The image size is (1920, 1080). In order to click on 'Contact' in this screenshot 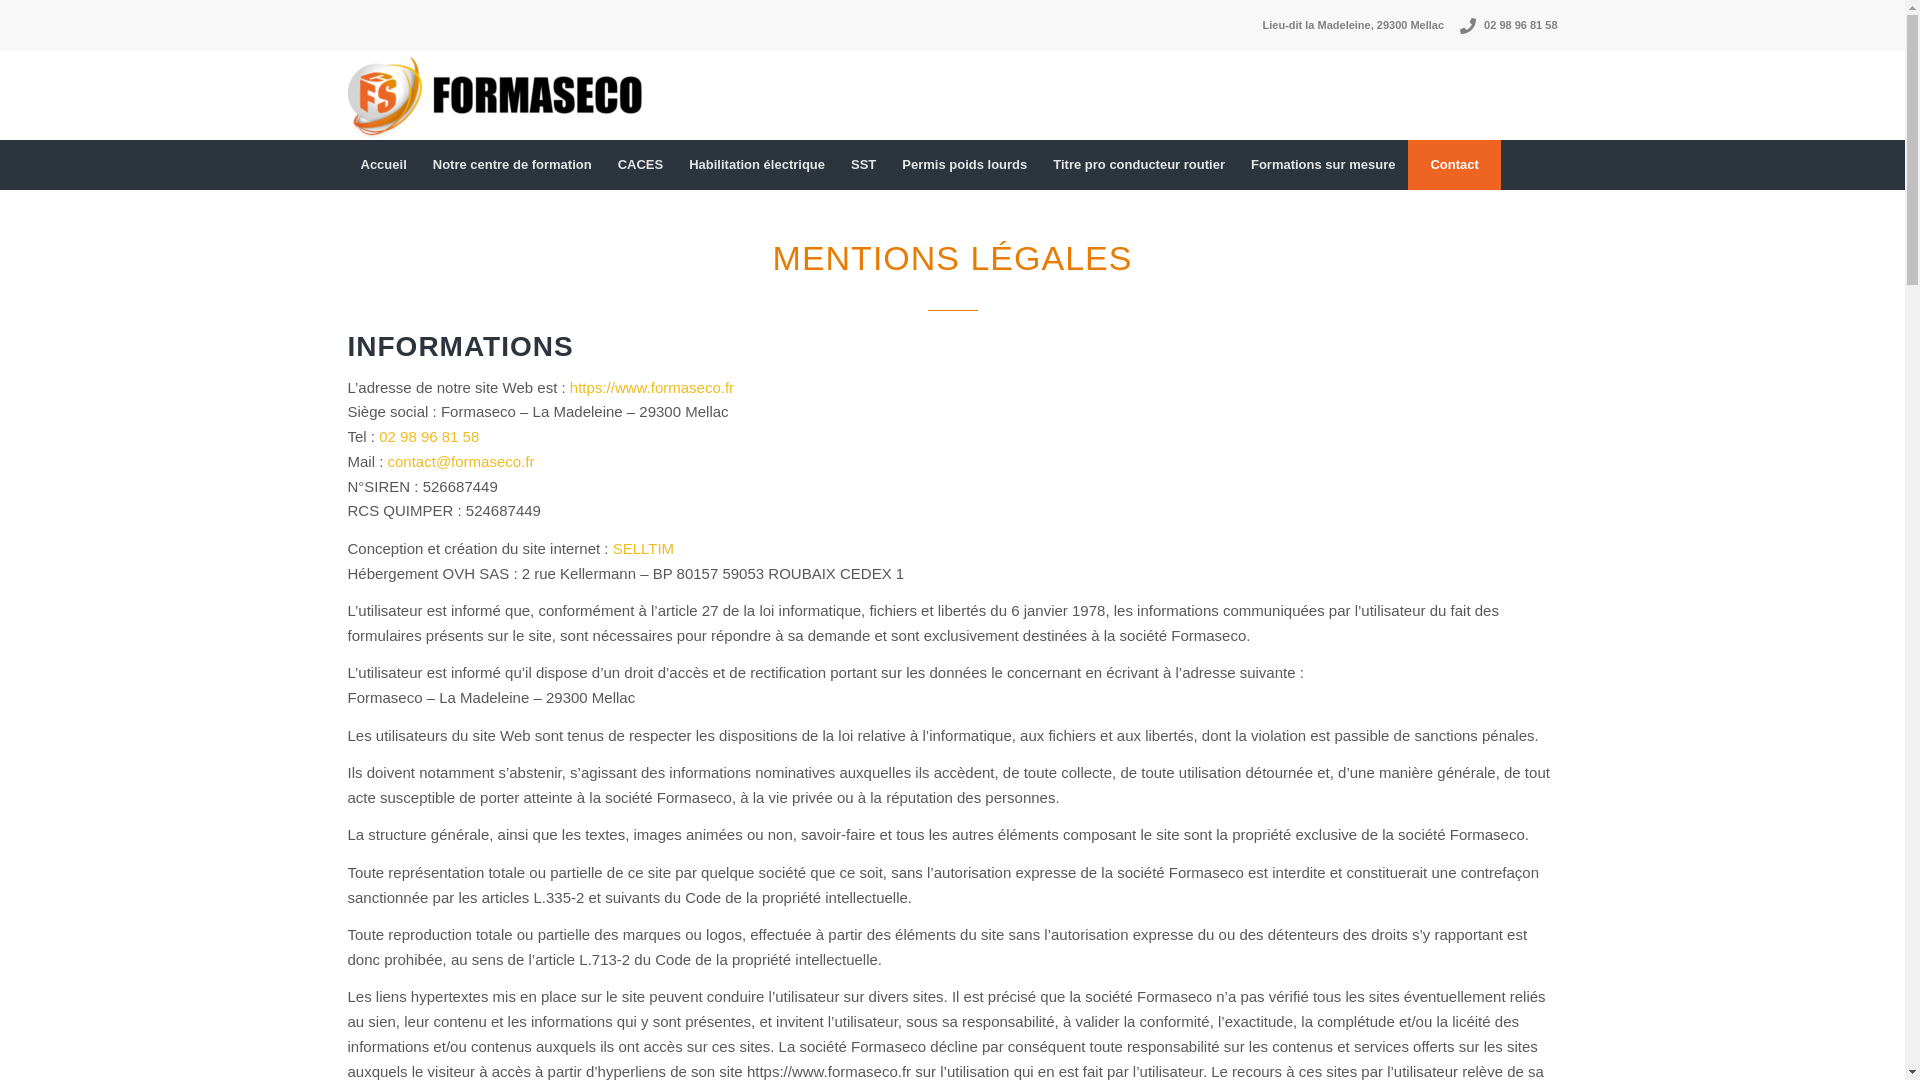, I will do `click(1454, 164)`.